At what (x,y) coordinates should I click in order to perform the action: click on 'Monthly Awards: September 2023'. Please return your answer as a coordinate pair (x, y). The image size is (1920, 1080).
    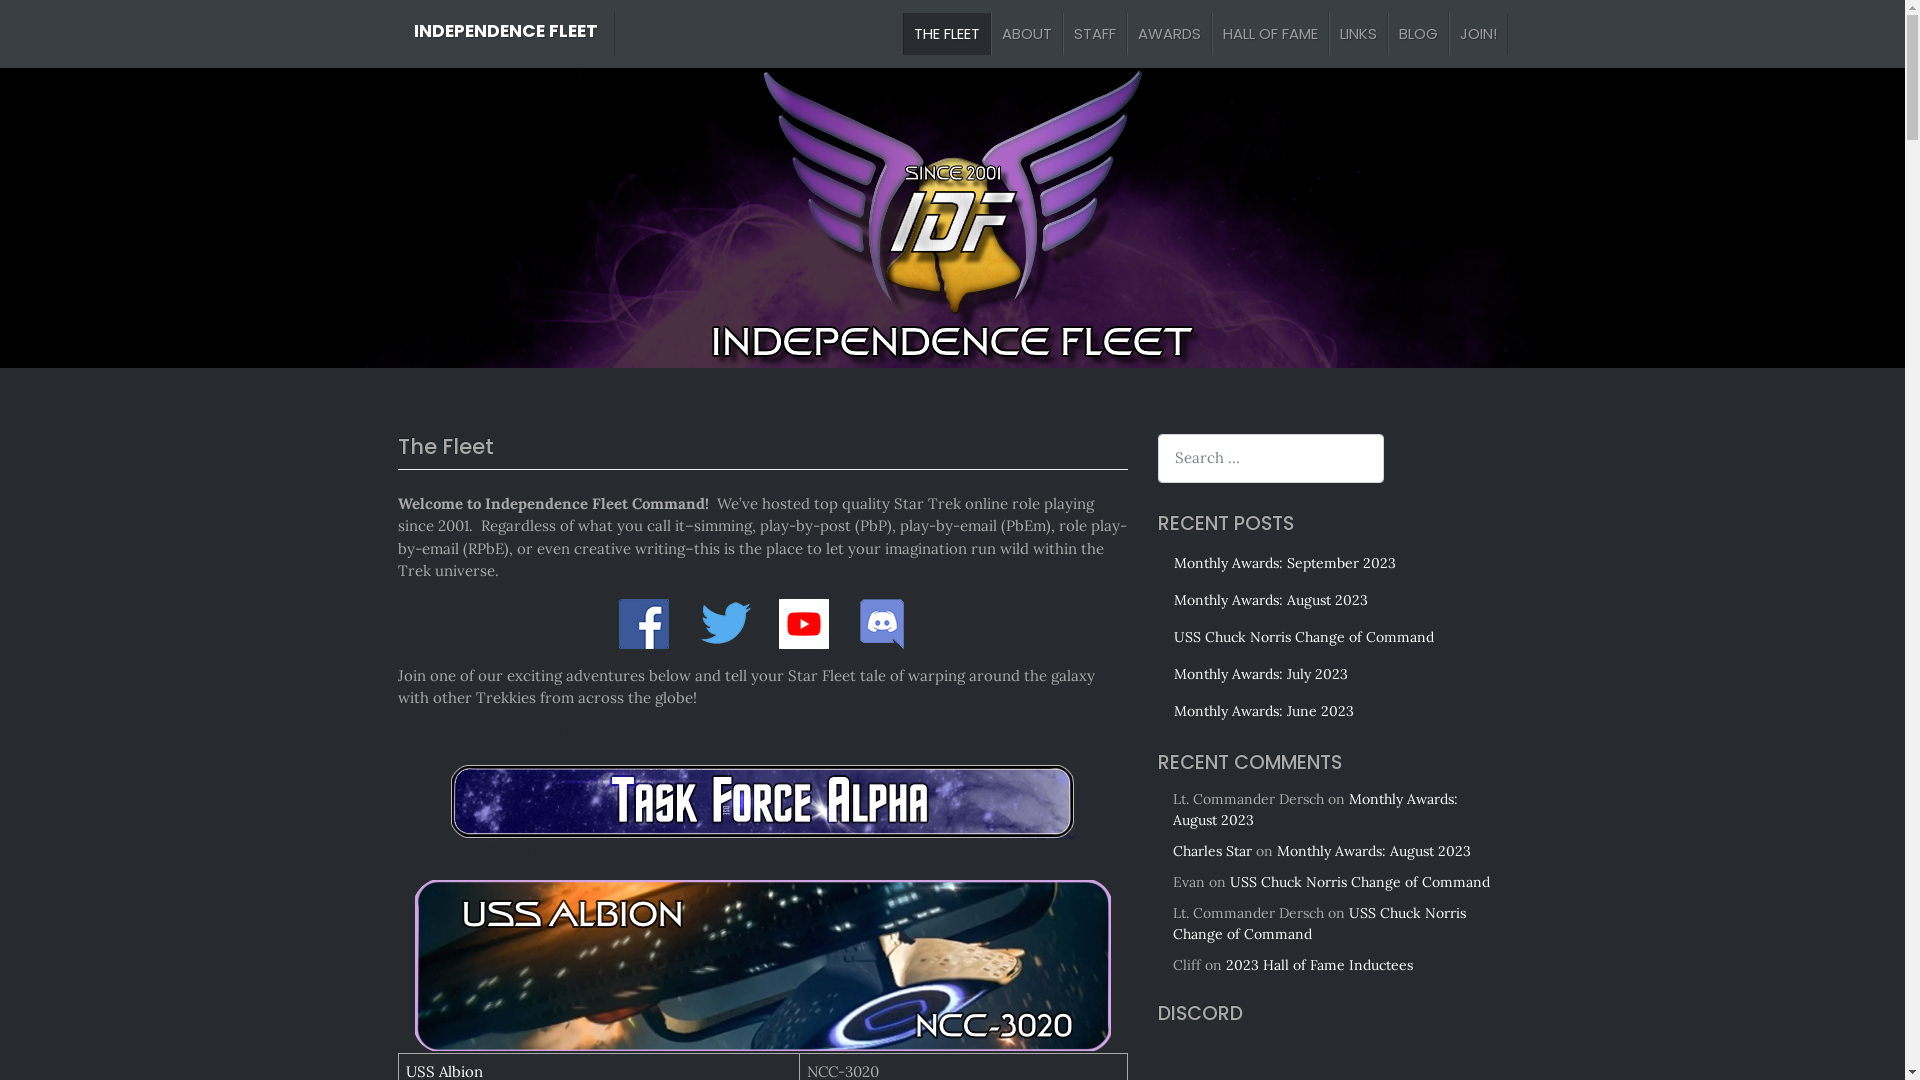
    Looking at the image, I should click on (1333, 563).